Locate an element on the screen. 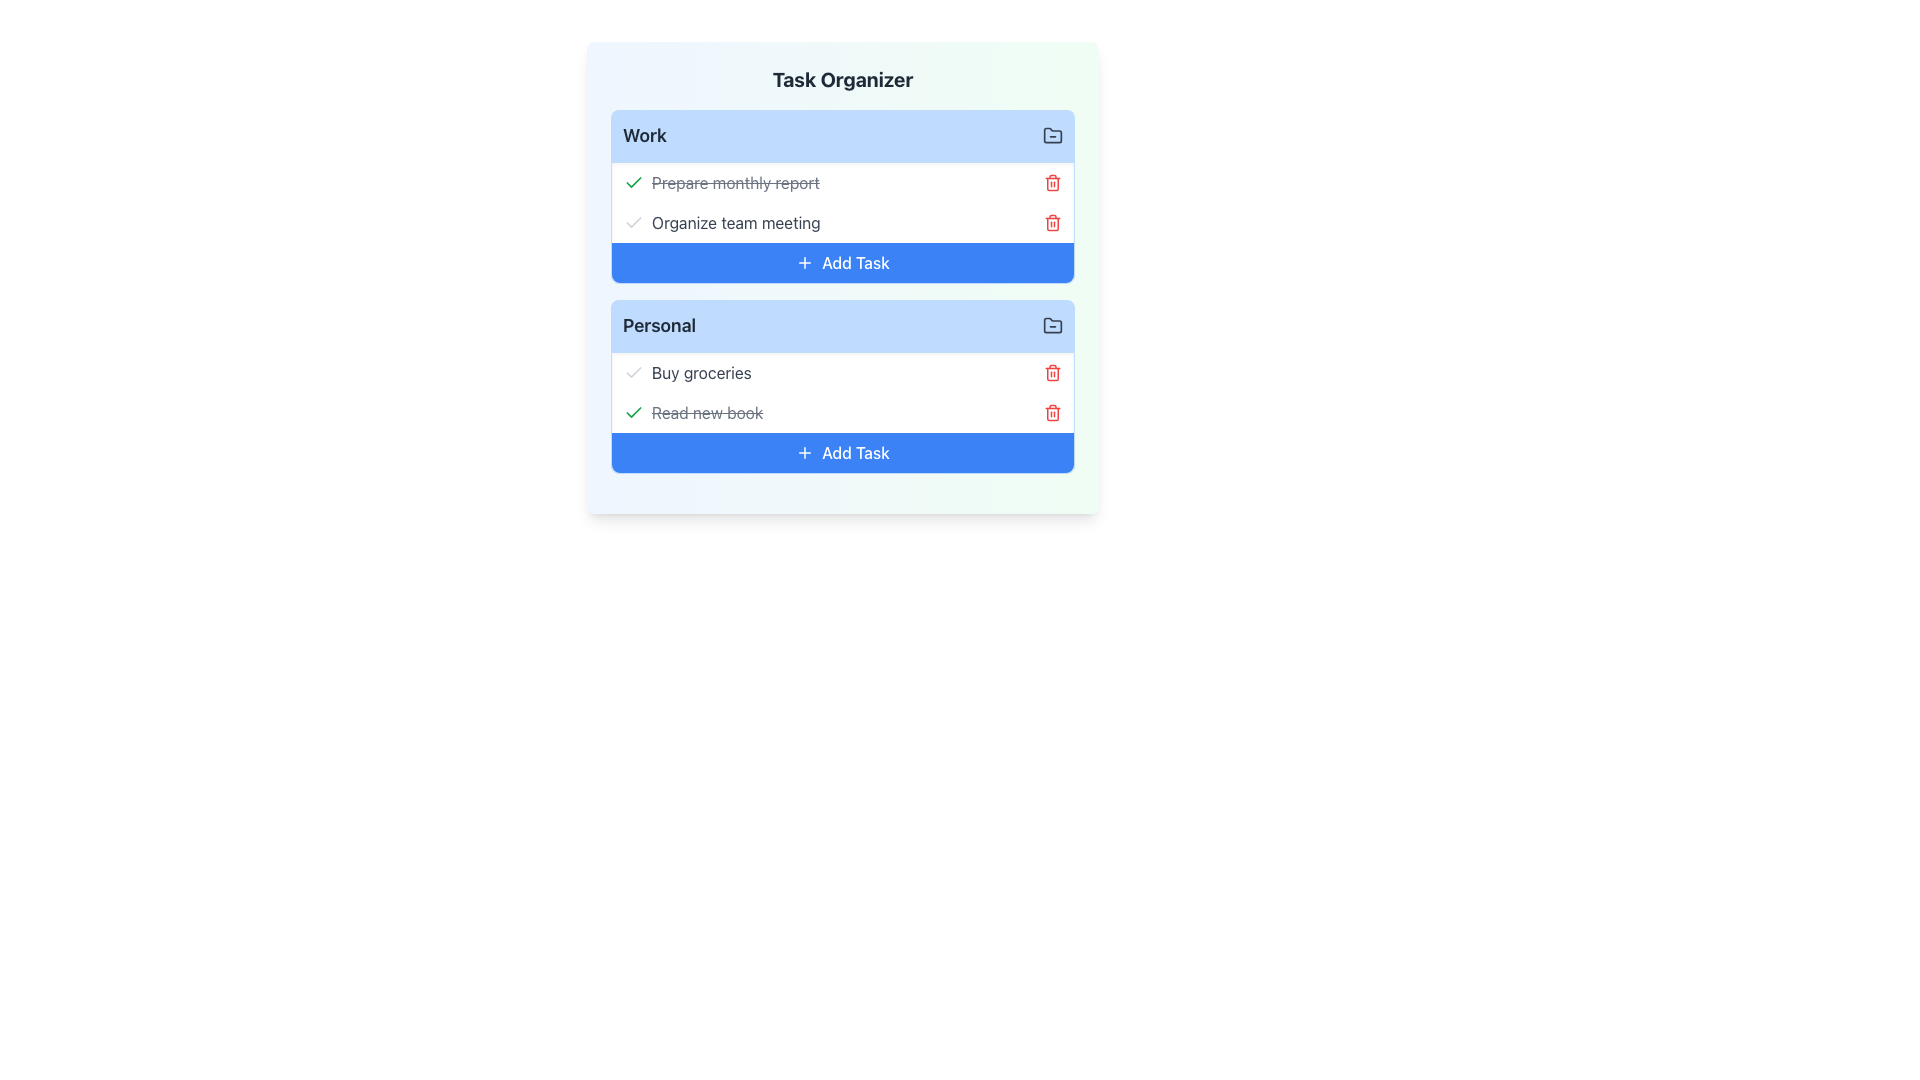 The height and width of the screenshot is (1080, 1920). the red trash can icon is located at coordinates (1051, 223).